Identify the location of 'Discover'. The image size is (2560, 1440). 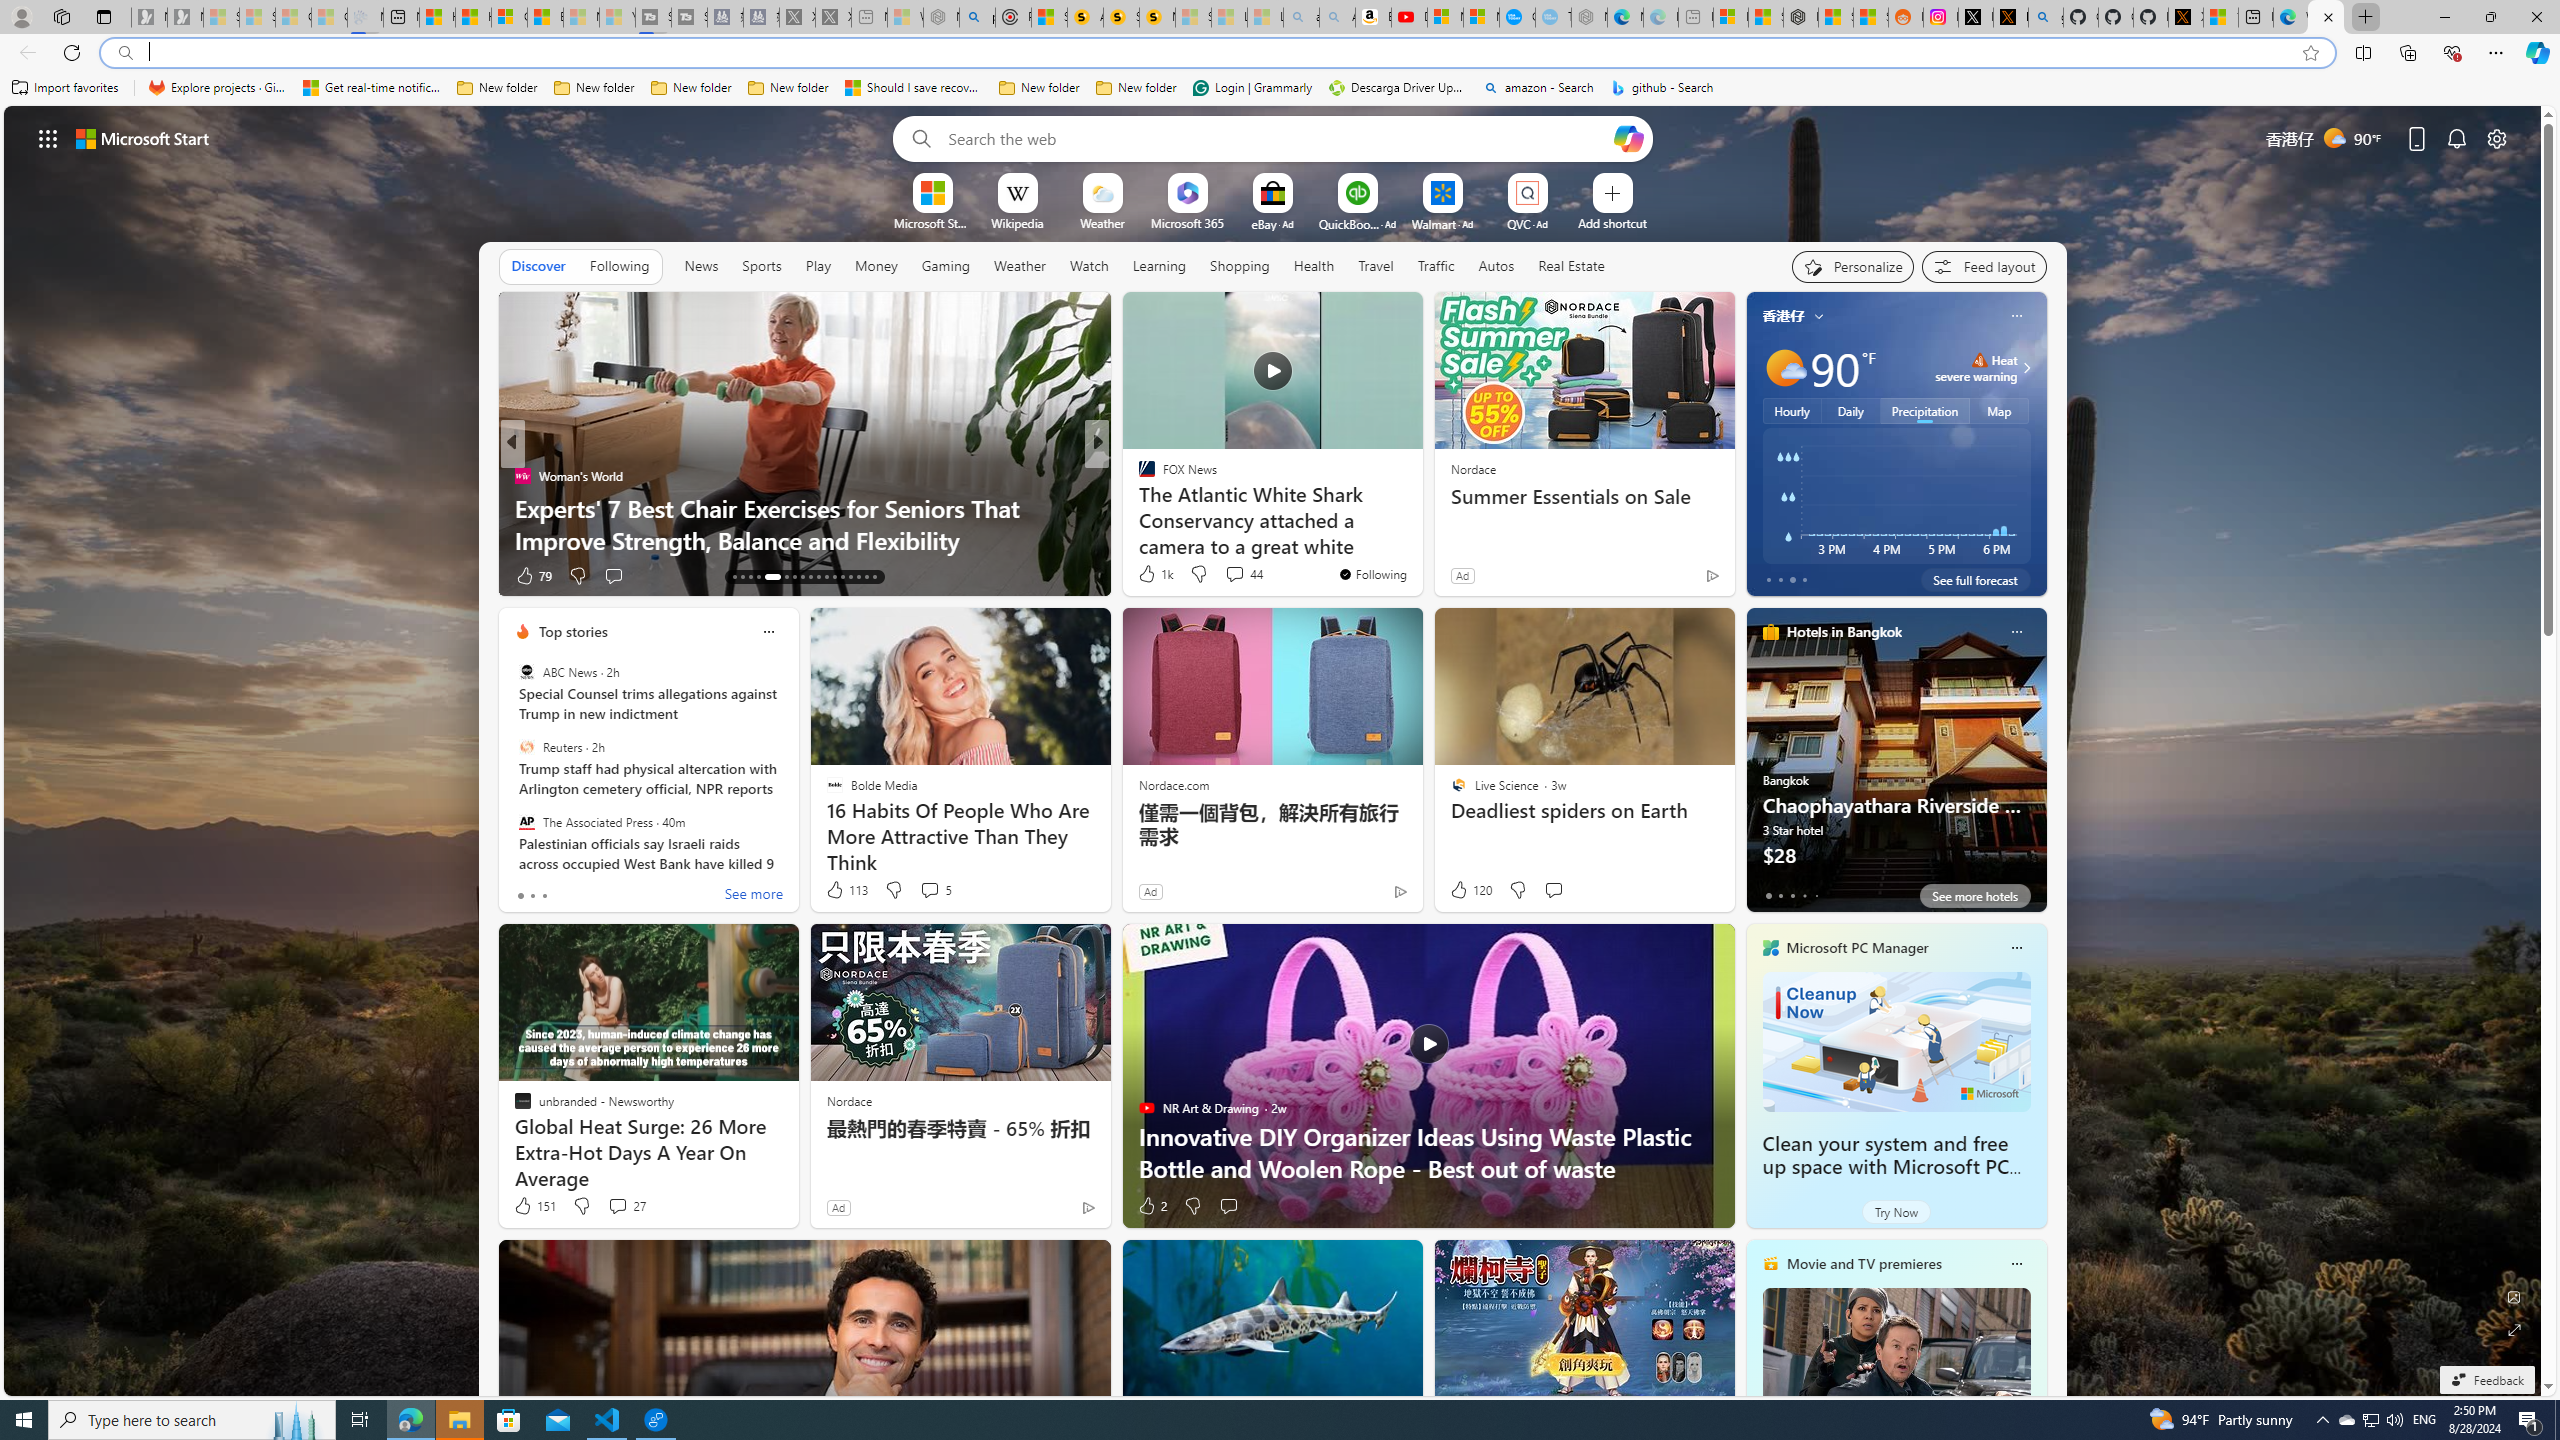
(538, 265).